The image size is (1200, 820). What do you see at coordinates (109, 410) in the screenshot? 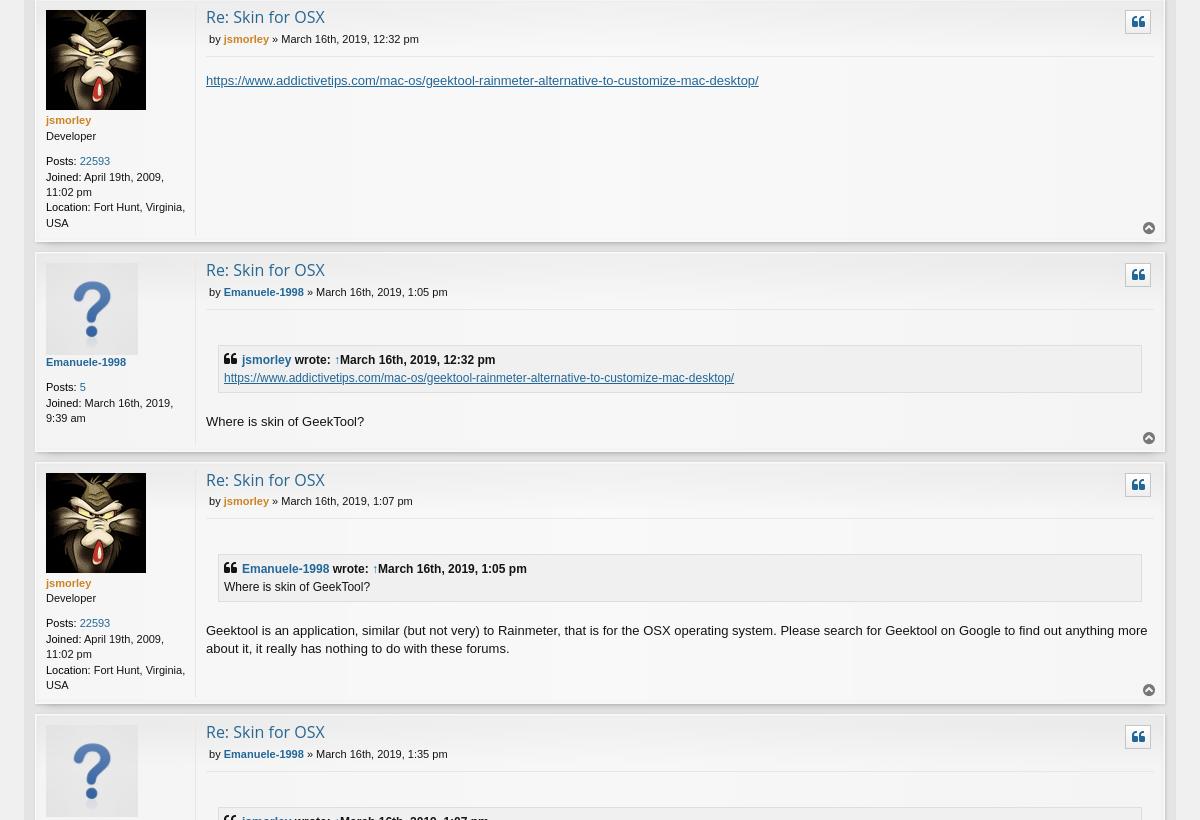
I see `'March 16th, 2019, 9:39 am'` at bounding box center [109, 410].